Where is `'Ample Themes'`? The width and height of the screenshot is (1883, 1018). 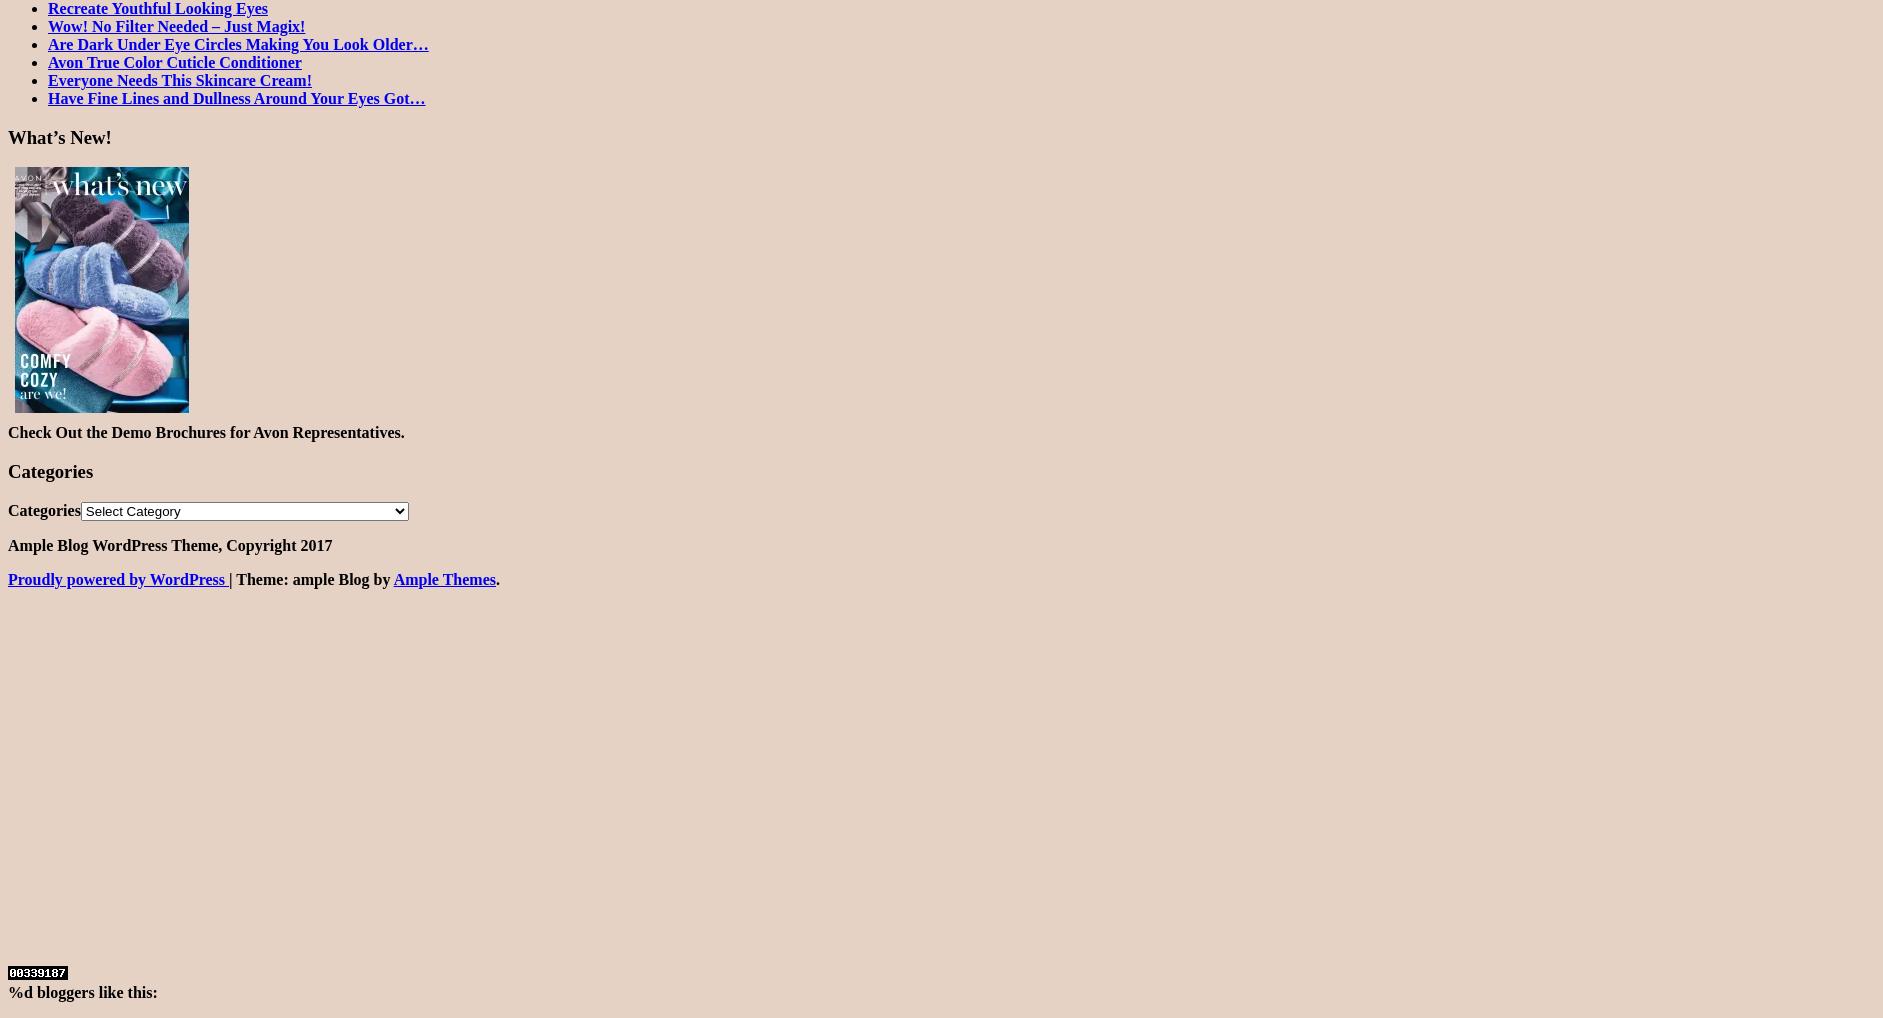
'Ample Themes' is located at coordinates (444, 578).